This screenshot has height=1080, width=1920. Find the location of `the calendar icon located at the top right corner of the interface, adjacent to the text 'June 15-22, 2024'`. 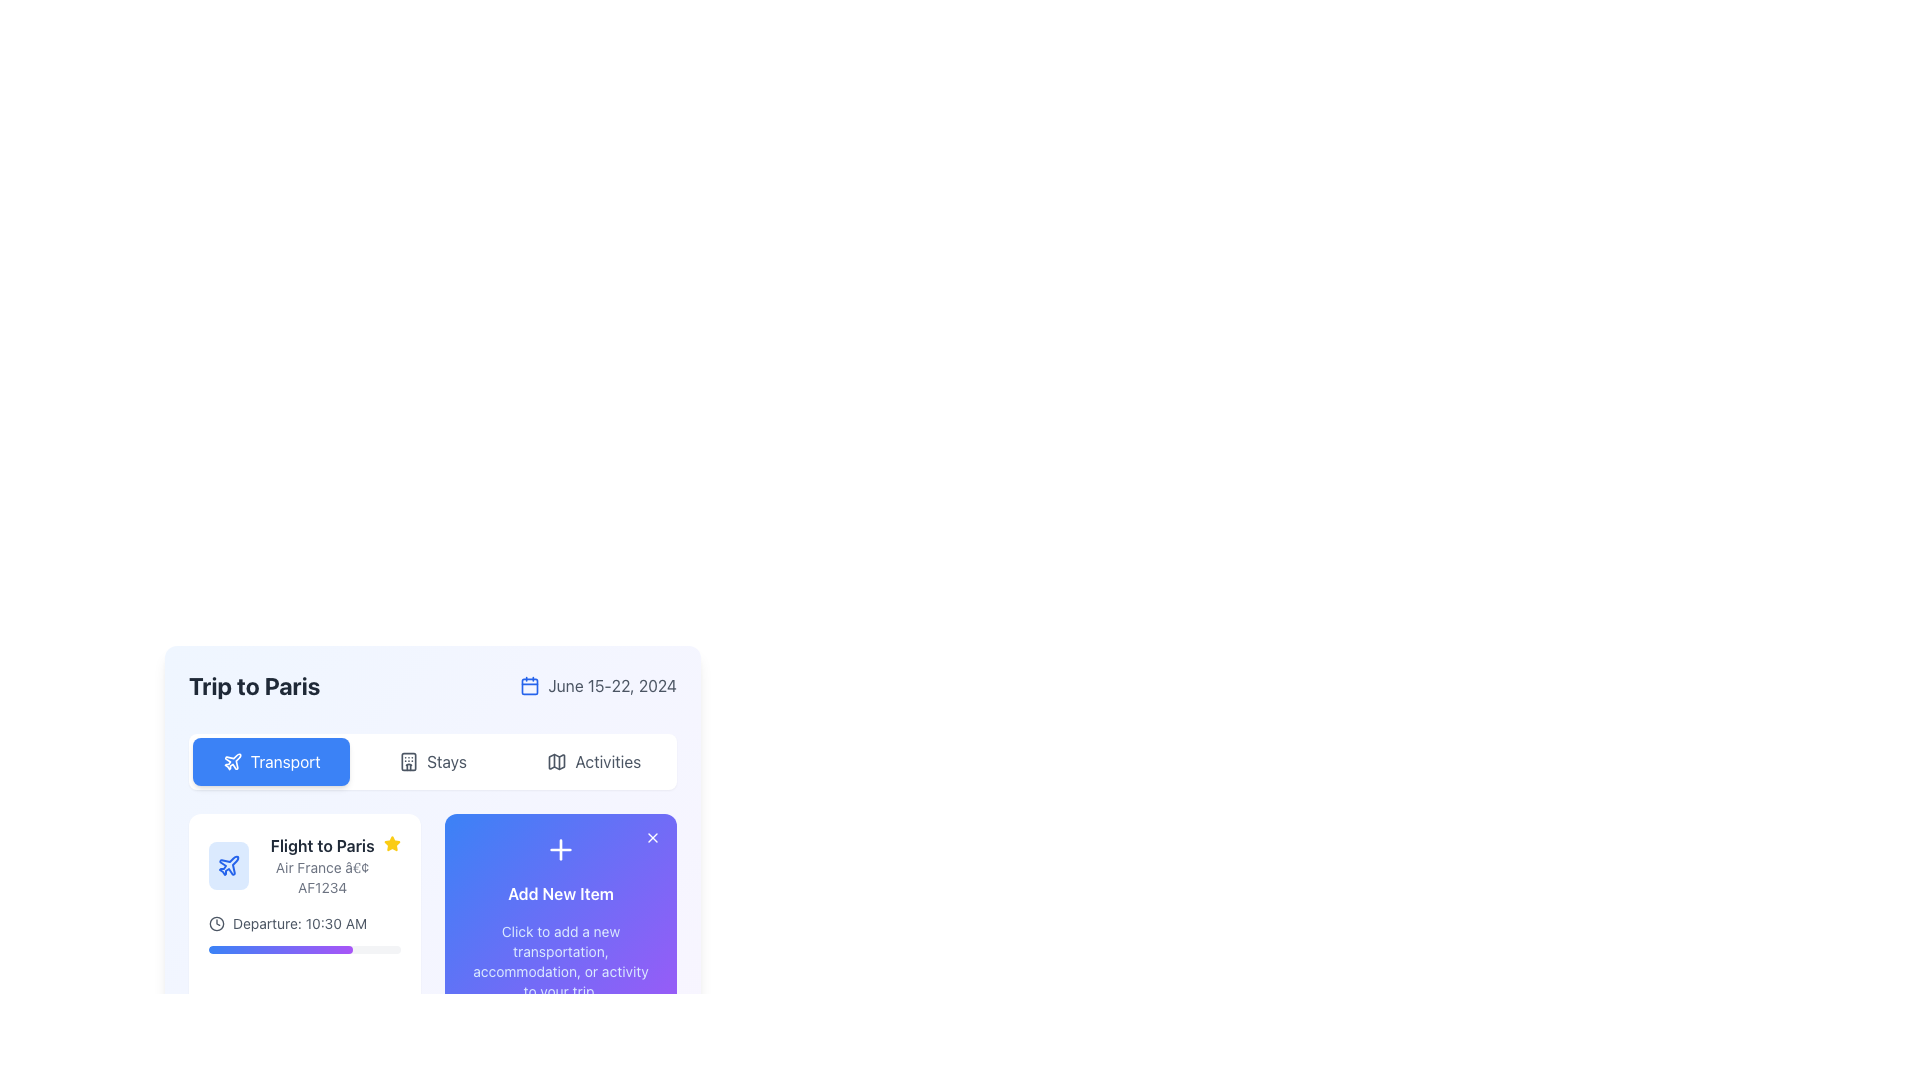

the calendar icon located at the top right corner of the interface, adjacent to the text 'June 15-22, 2024' is located at coordinates (530, 685).